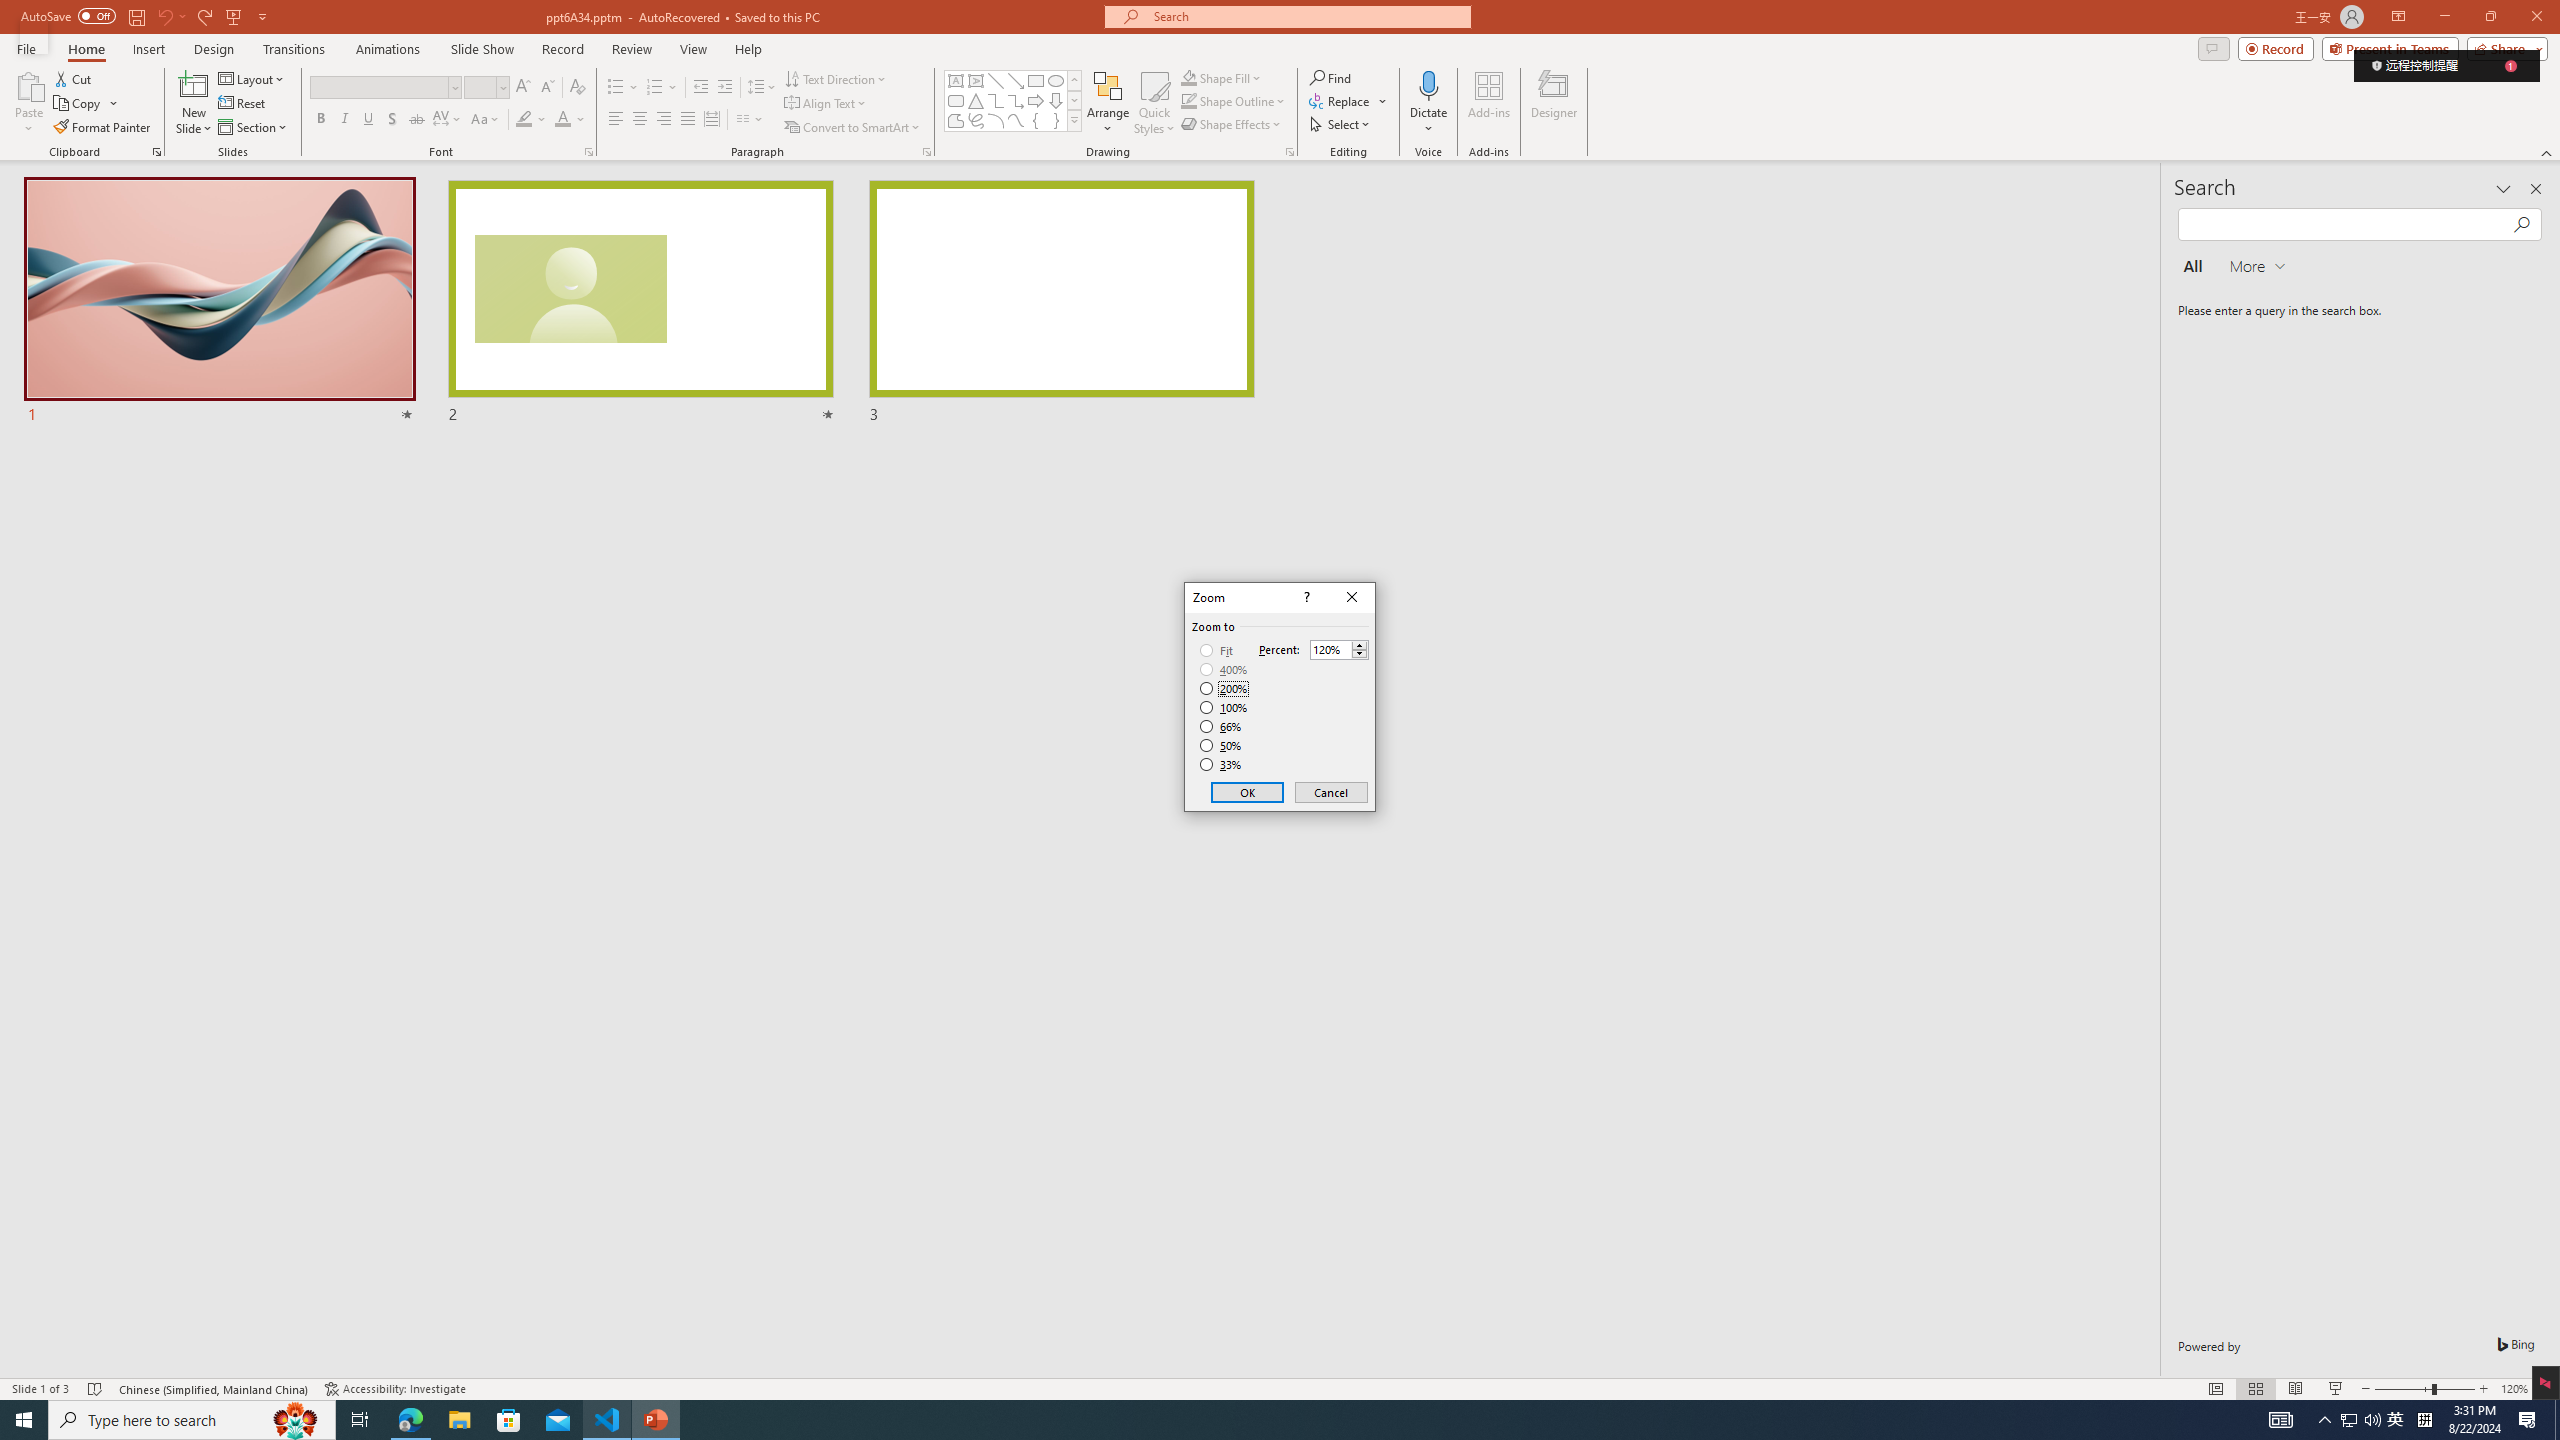 This screenshot has width=2560, height=1440. Describe the element at coordinates (321, 118) in the screenshot. I see `'Bold'` at that location.